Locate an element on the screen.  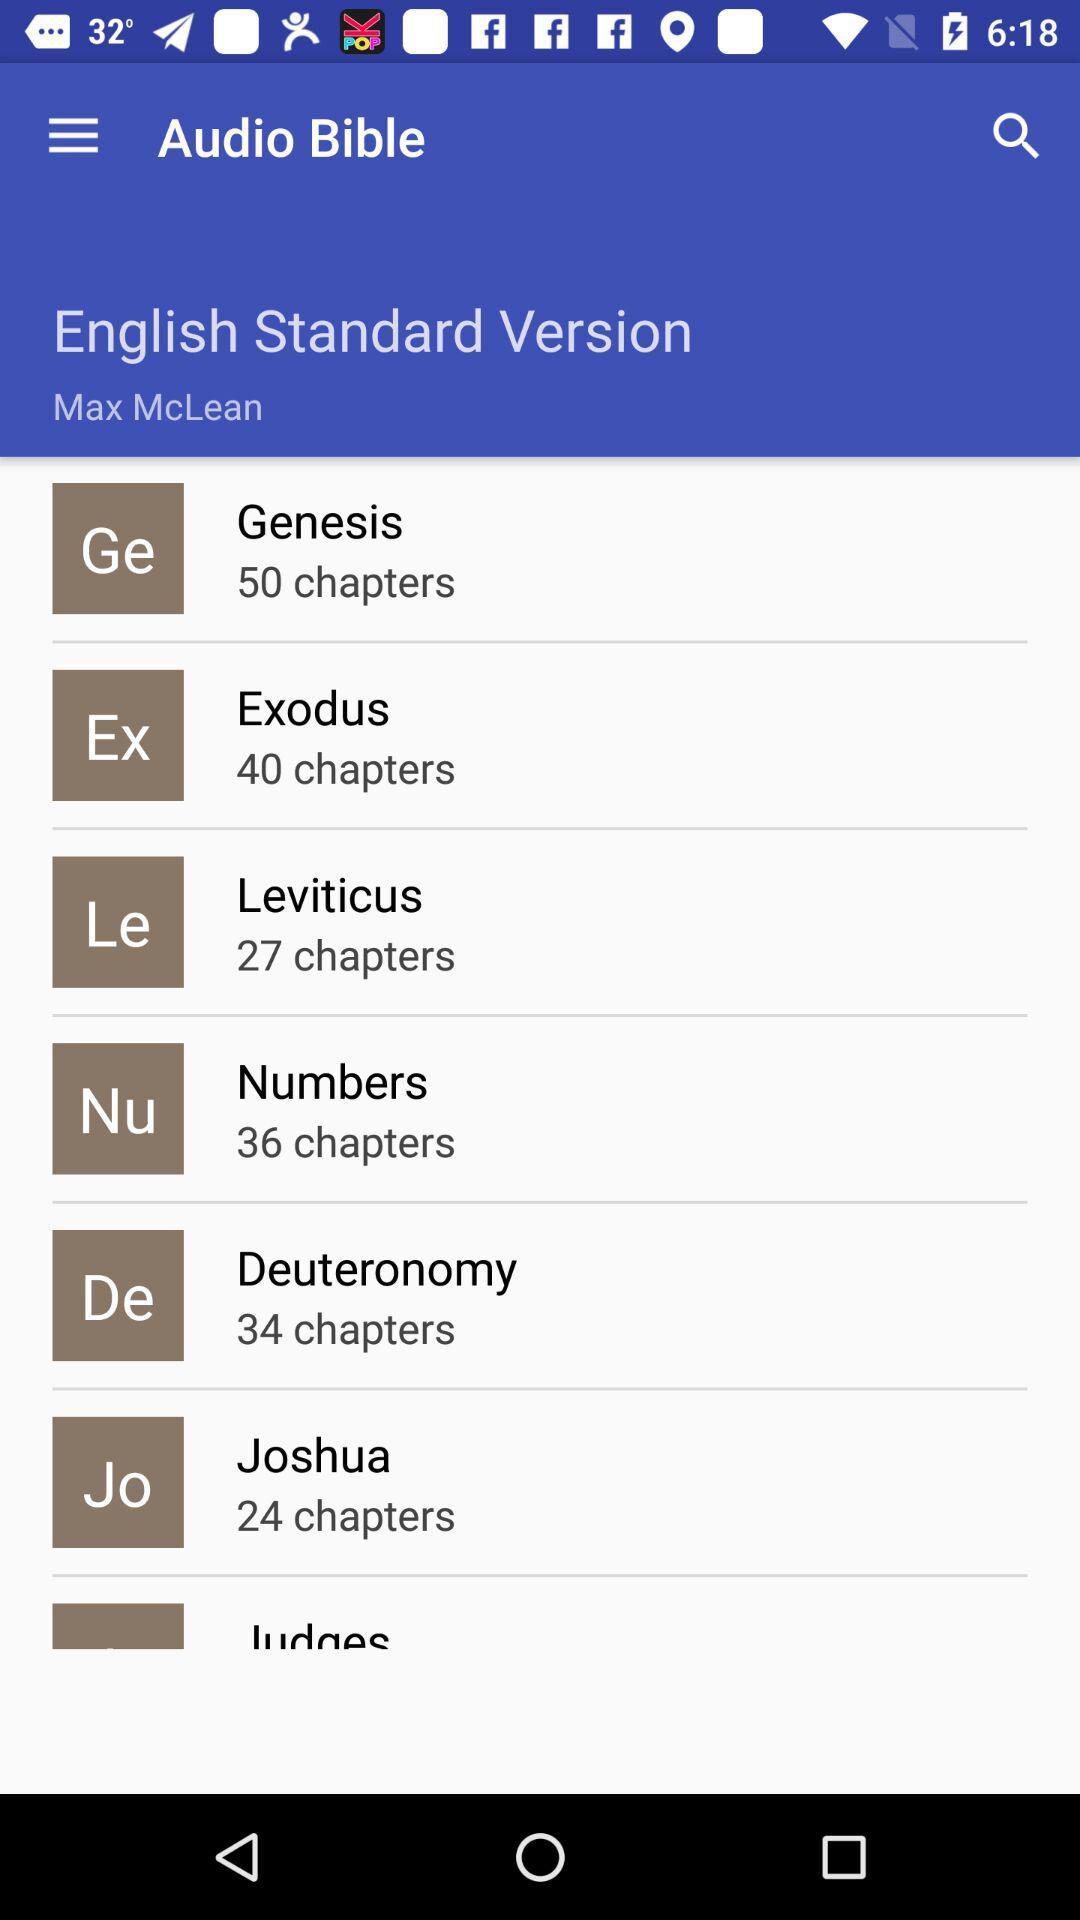
icon to the right of the le icon is located at coordinates (631, 892).